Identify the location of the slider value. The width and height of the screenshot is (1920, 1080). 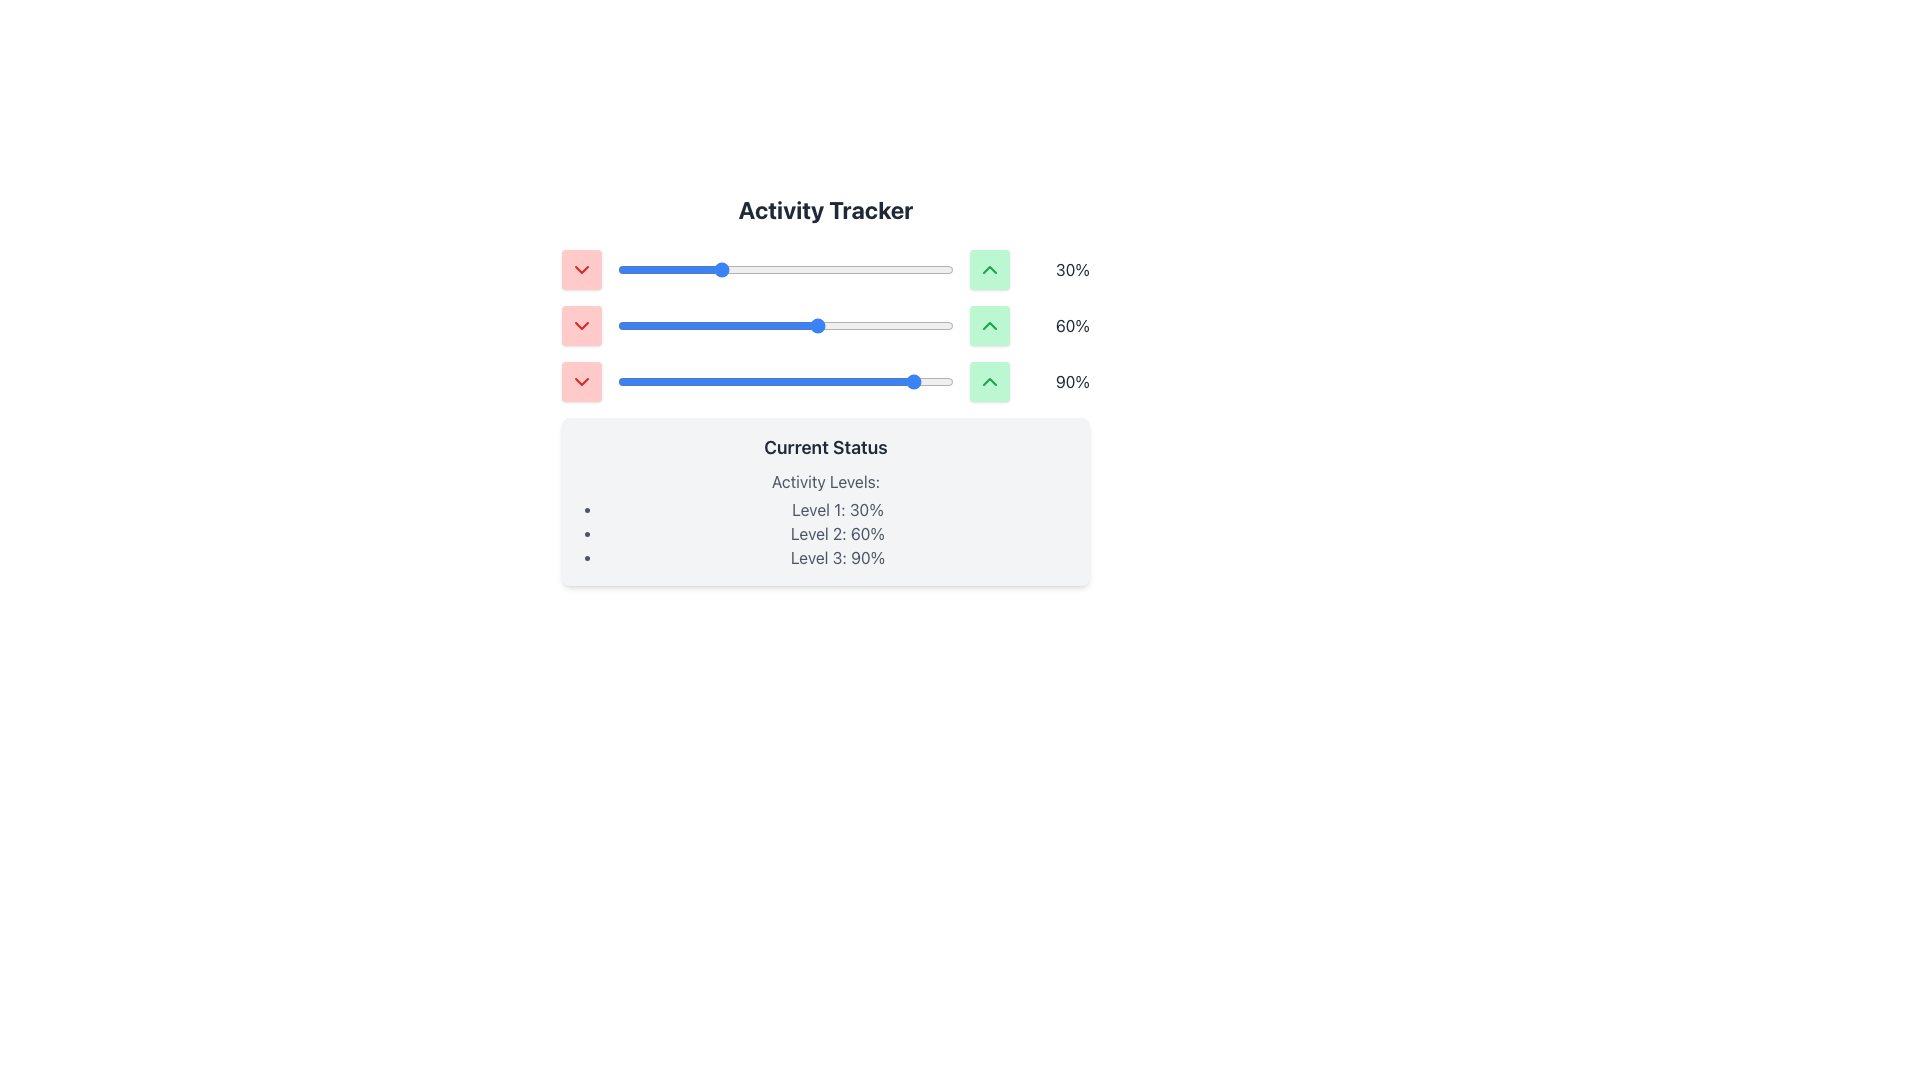
(853, 381).